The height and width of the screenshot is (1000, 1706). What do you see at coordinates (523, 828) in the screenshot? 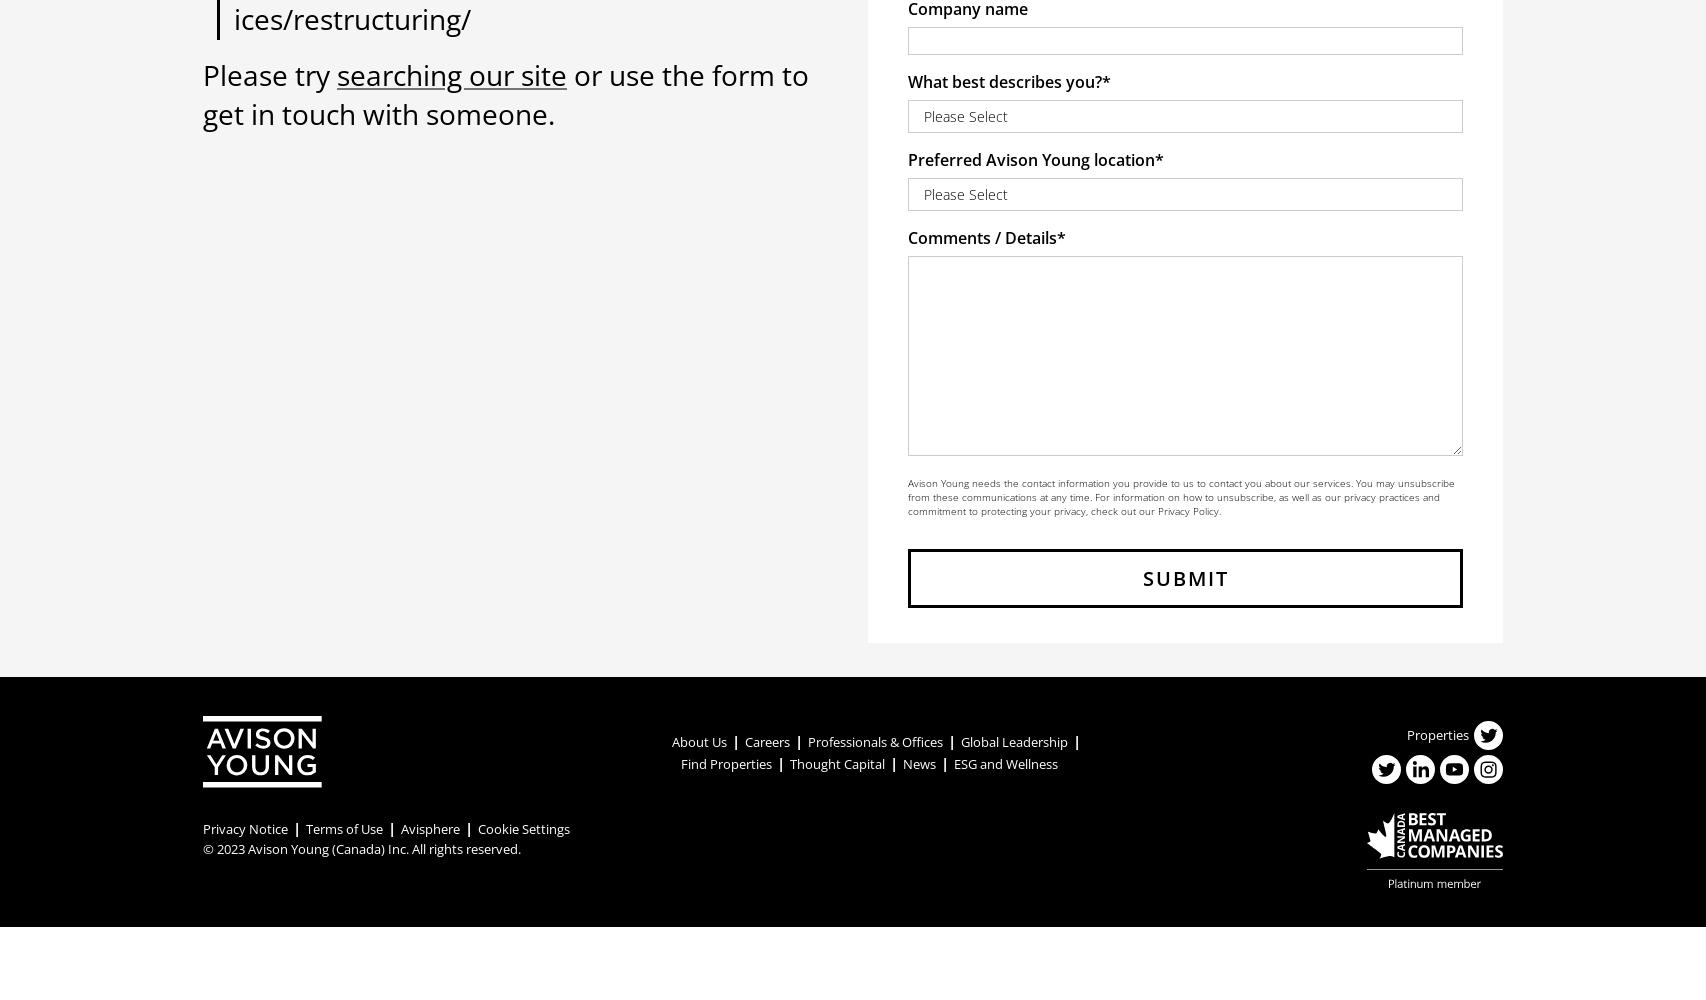
I see `'Cookie Settings'` at bounding box center [523, 828].